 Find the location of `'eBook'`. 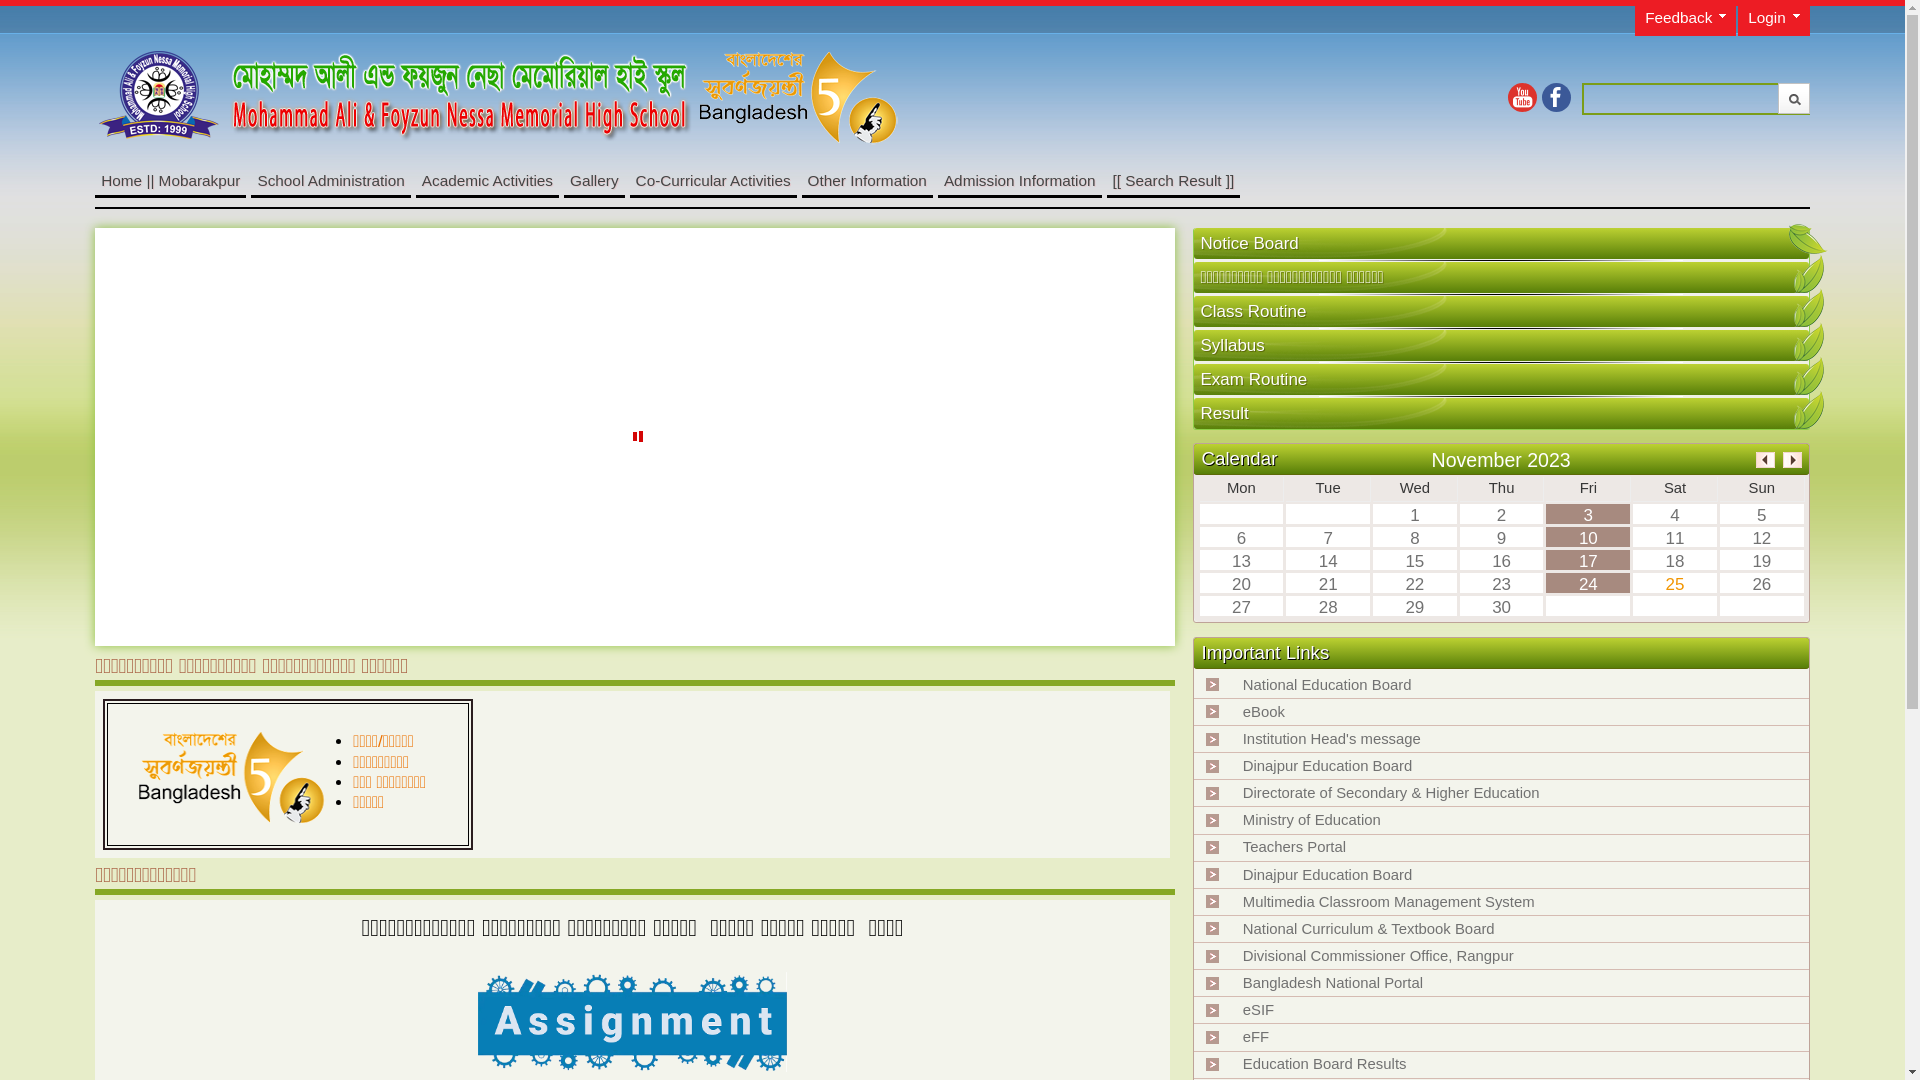

'eBook' is located at coordinates (1262, 711).